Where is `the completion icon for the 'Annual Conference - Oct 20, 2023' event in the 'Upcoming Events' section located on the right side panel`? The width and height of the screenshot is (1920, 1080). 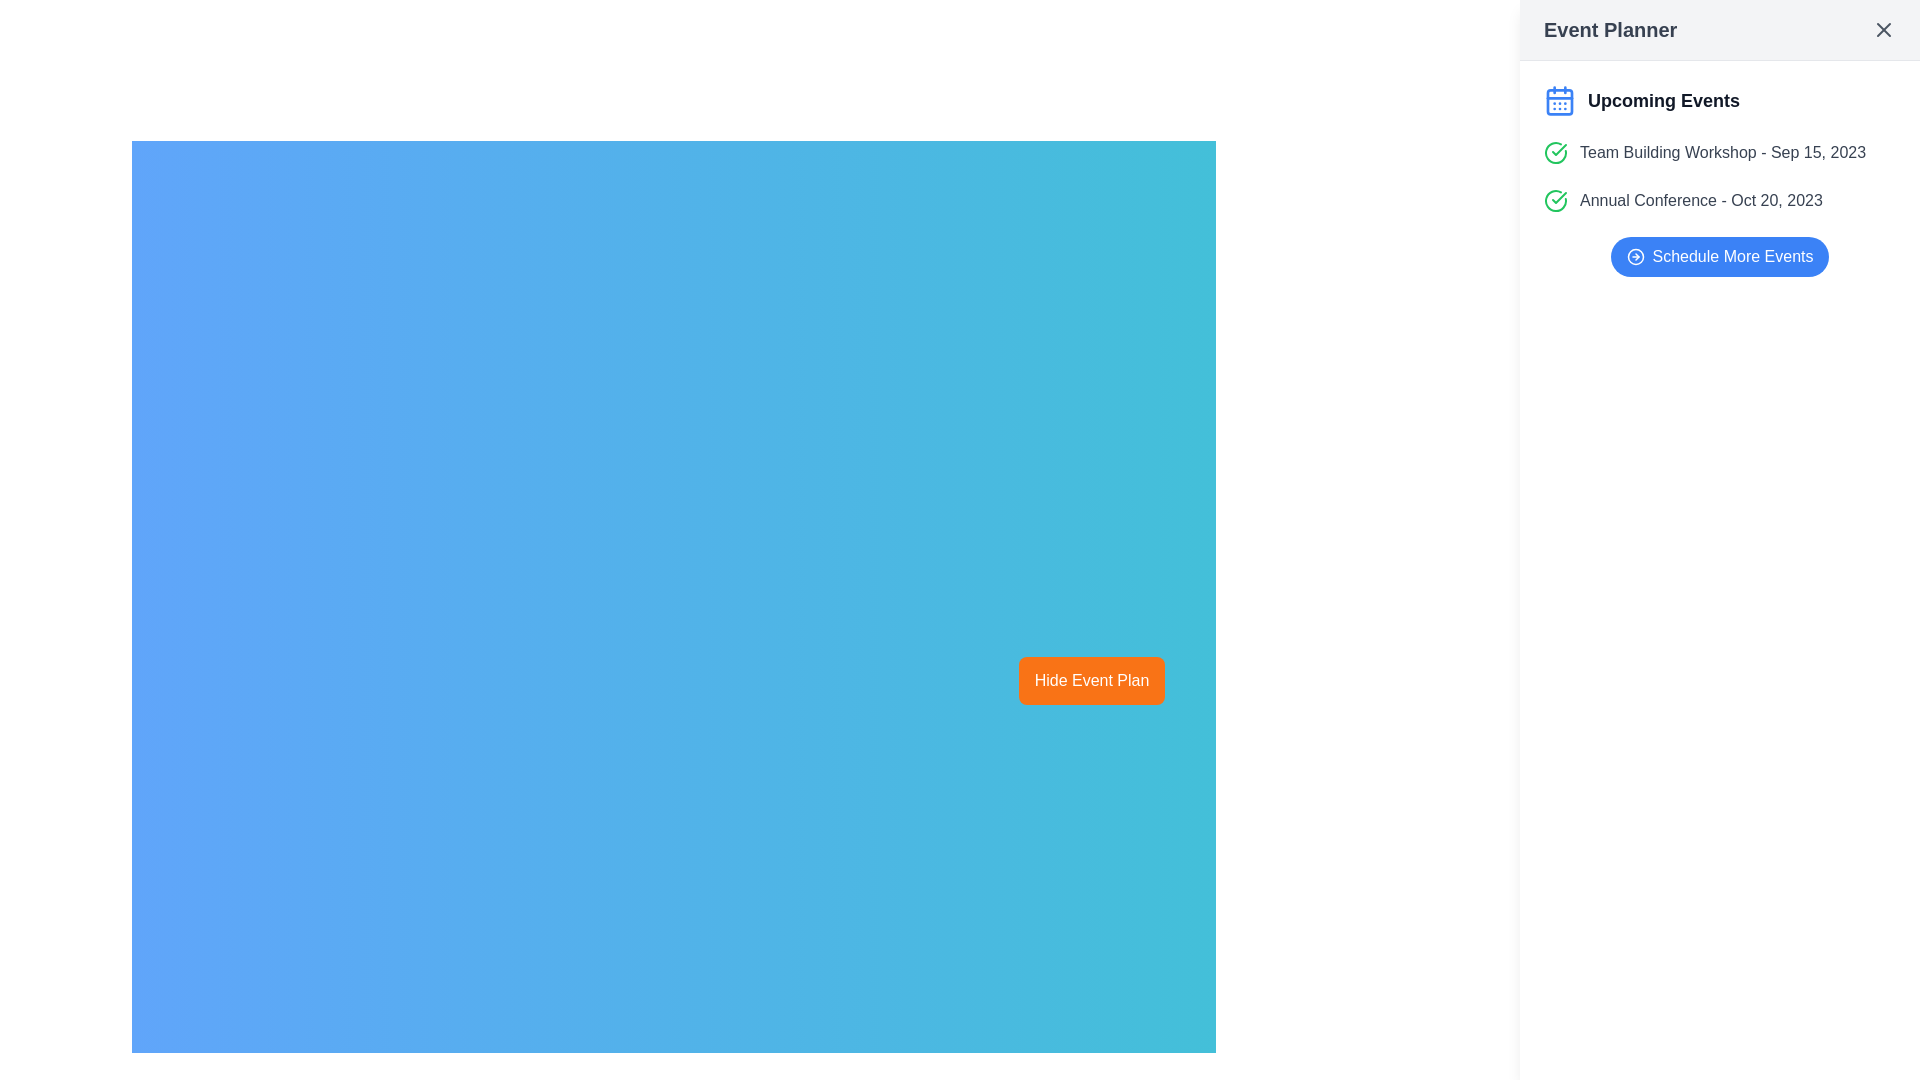
the completion icon for the 'Annual Conference - Oct 20, 2023' event in the 'Upcoming Events' section located on the right side panel is located at coordinates (1554, 200).